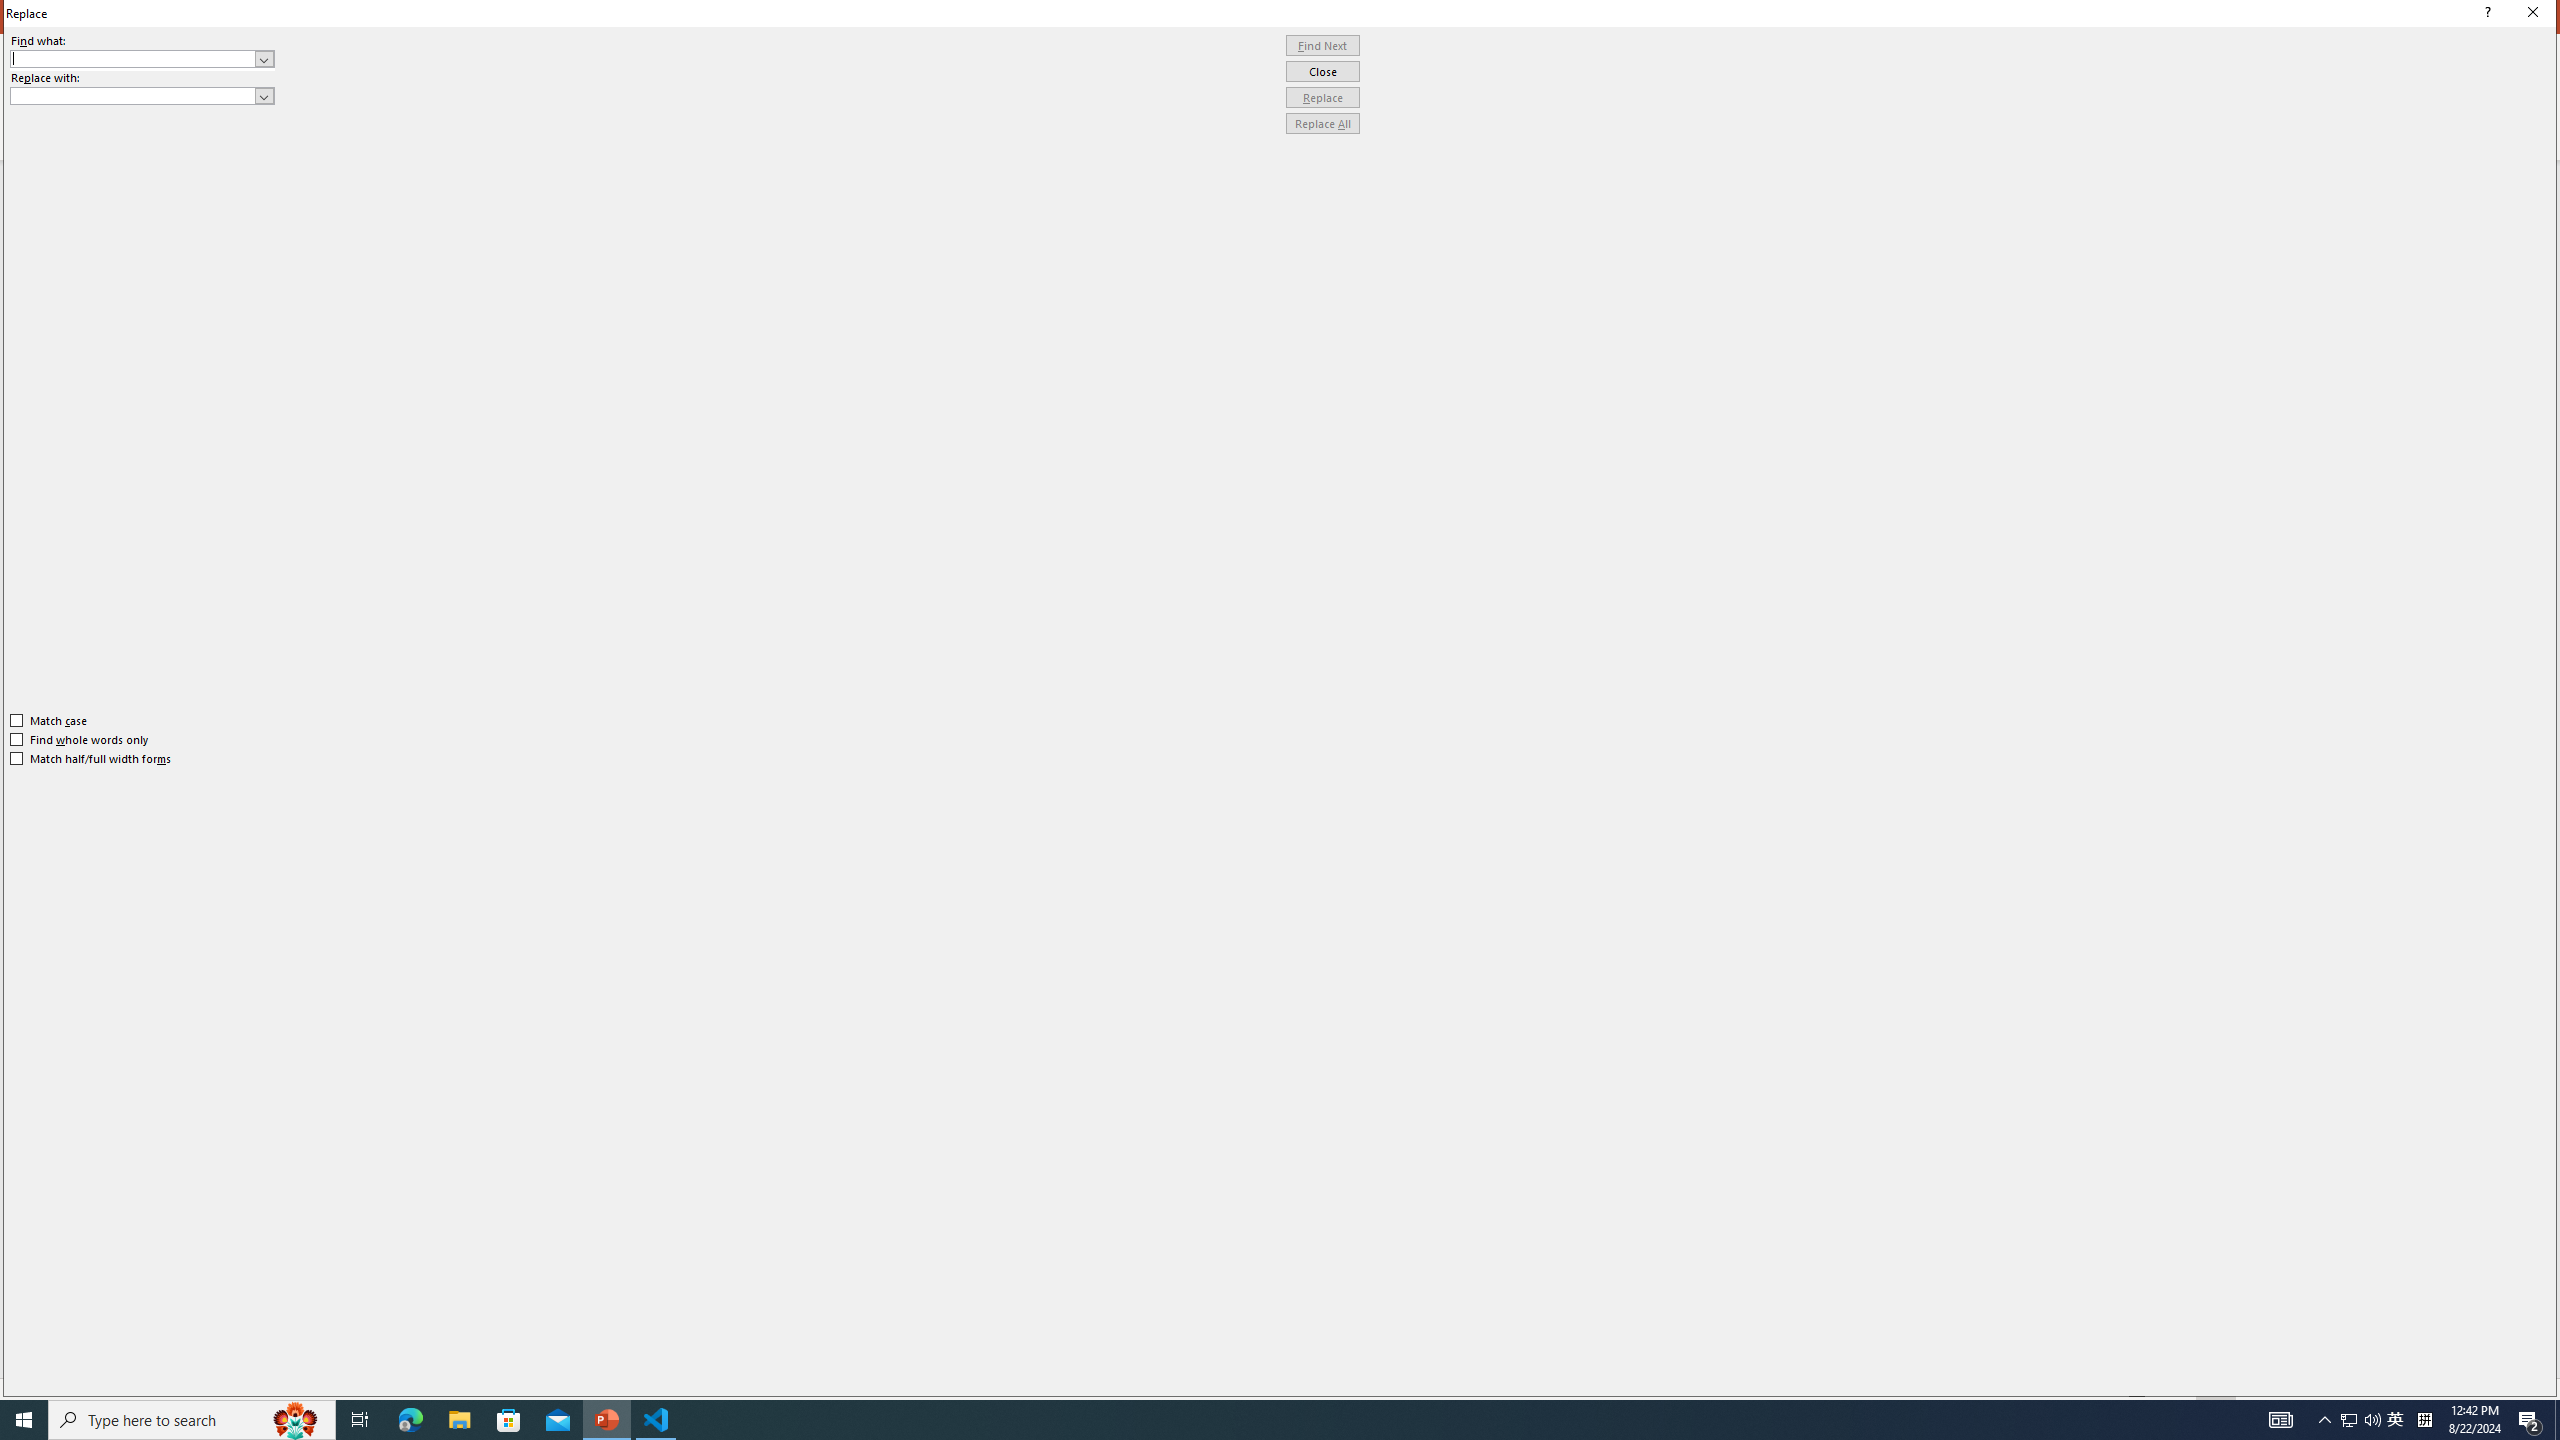  Describe the element at coordinates (80, 739) in the screenshot. I see `'Find whole words only'` at that location.